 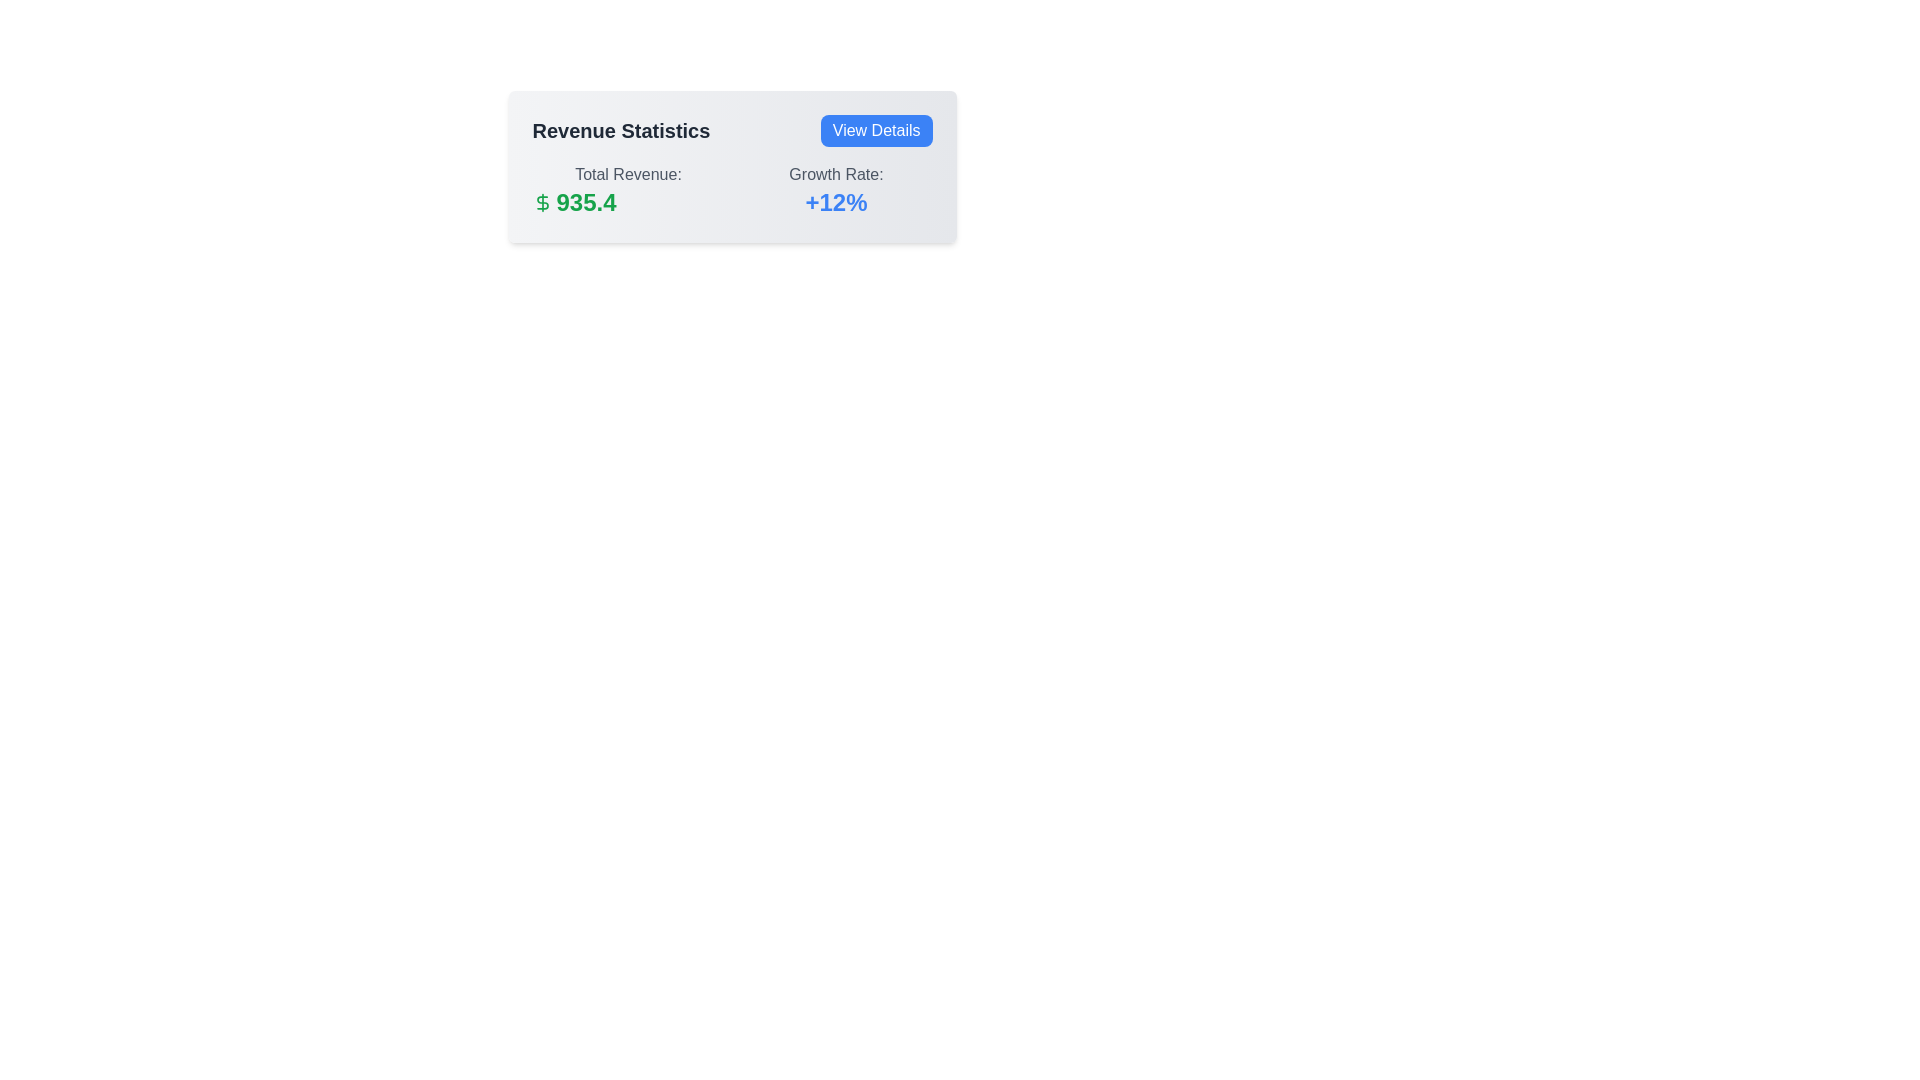 What do you see at coordinates (627, 191) in the screenshot?
I see `the informational text displaying 'Total Revenue:' with the value '935.4' in green color and a dollar sign icon` at bounding box center [627, 191].